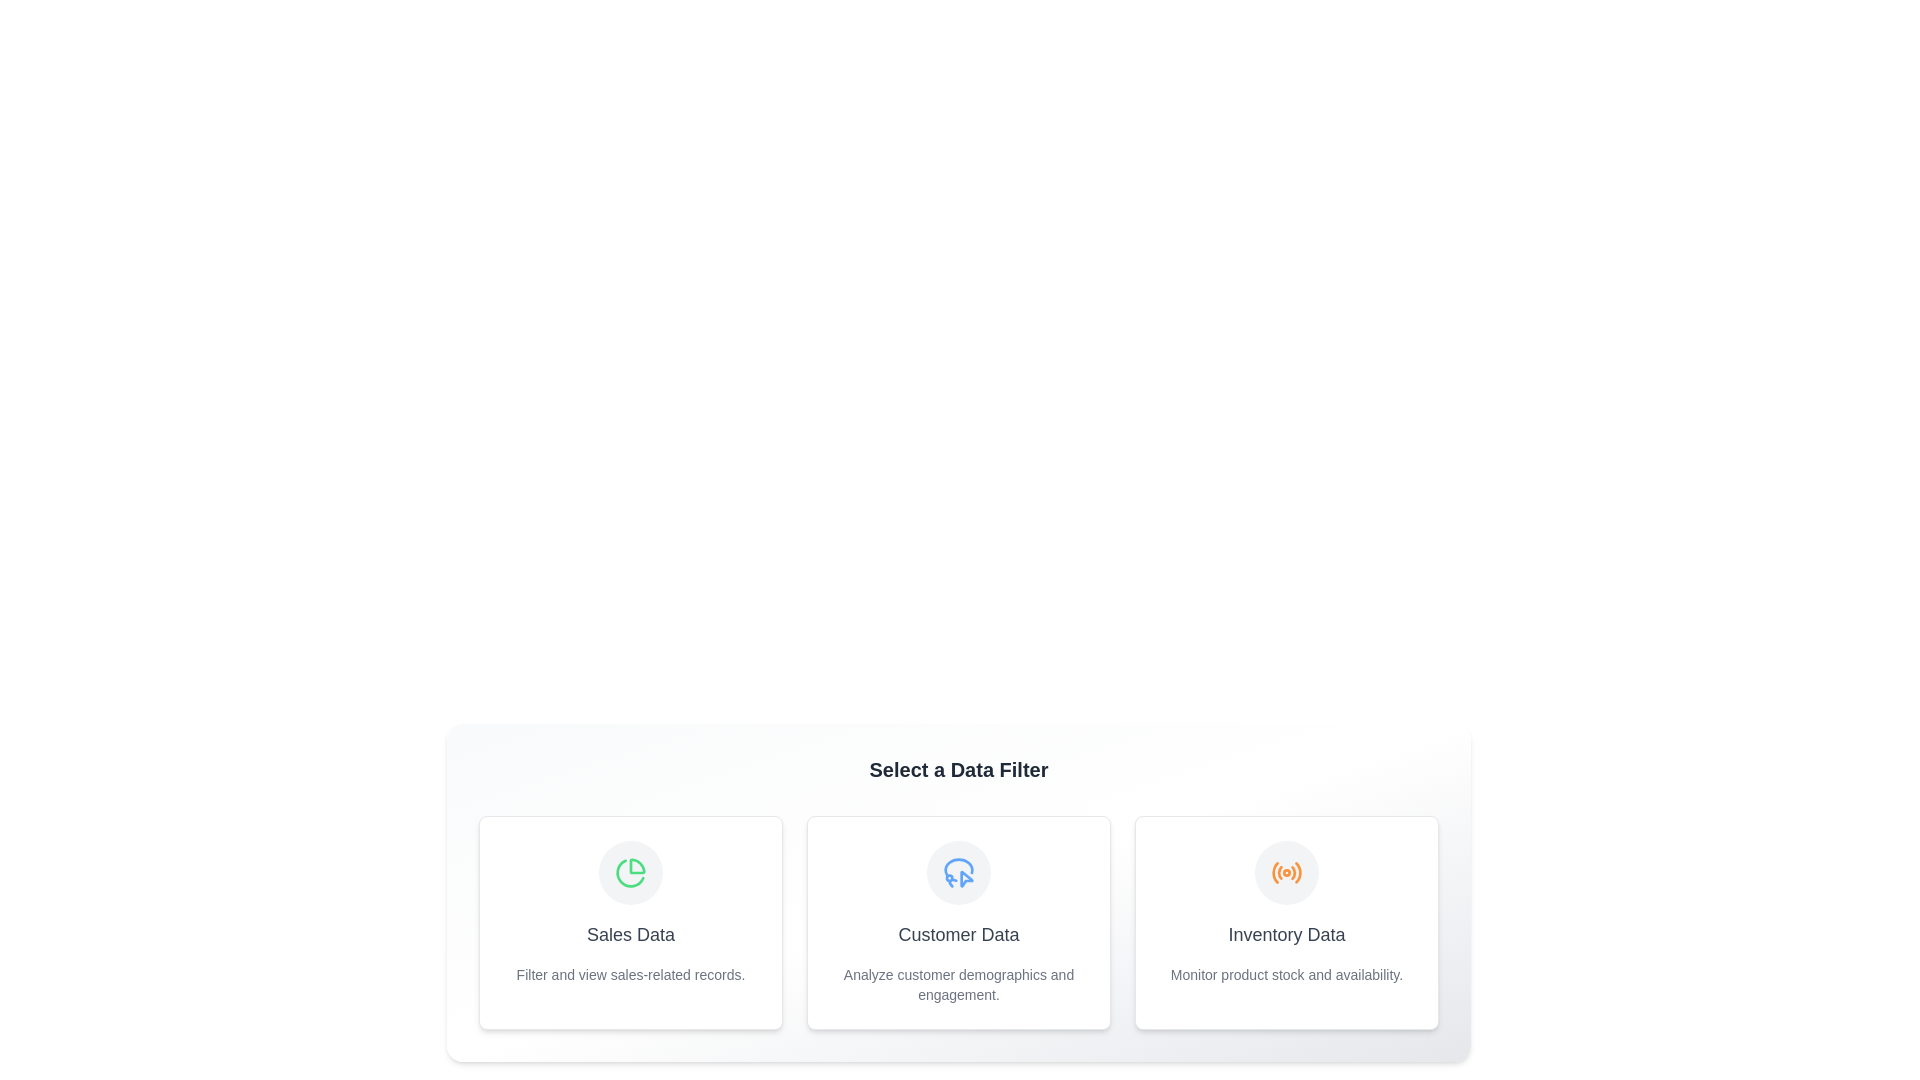  I want to click on the Icon representing customer data analysis located within the 'Customer Data' tile, situated above the text 'Analyze customer demographics and engagement.', so click(958, 871).